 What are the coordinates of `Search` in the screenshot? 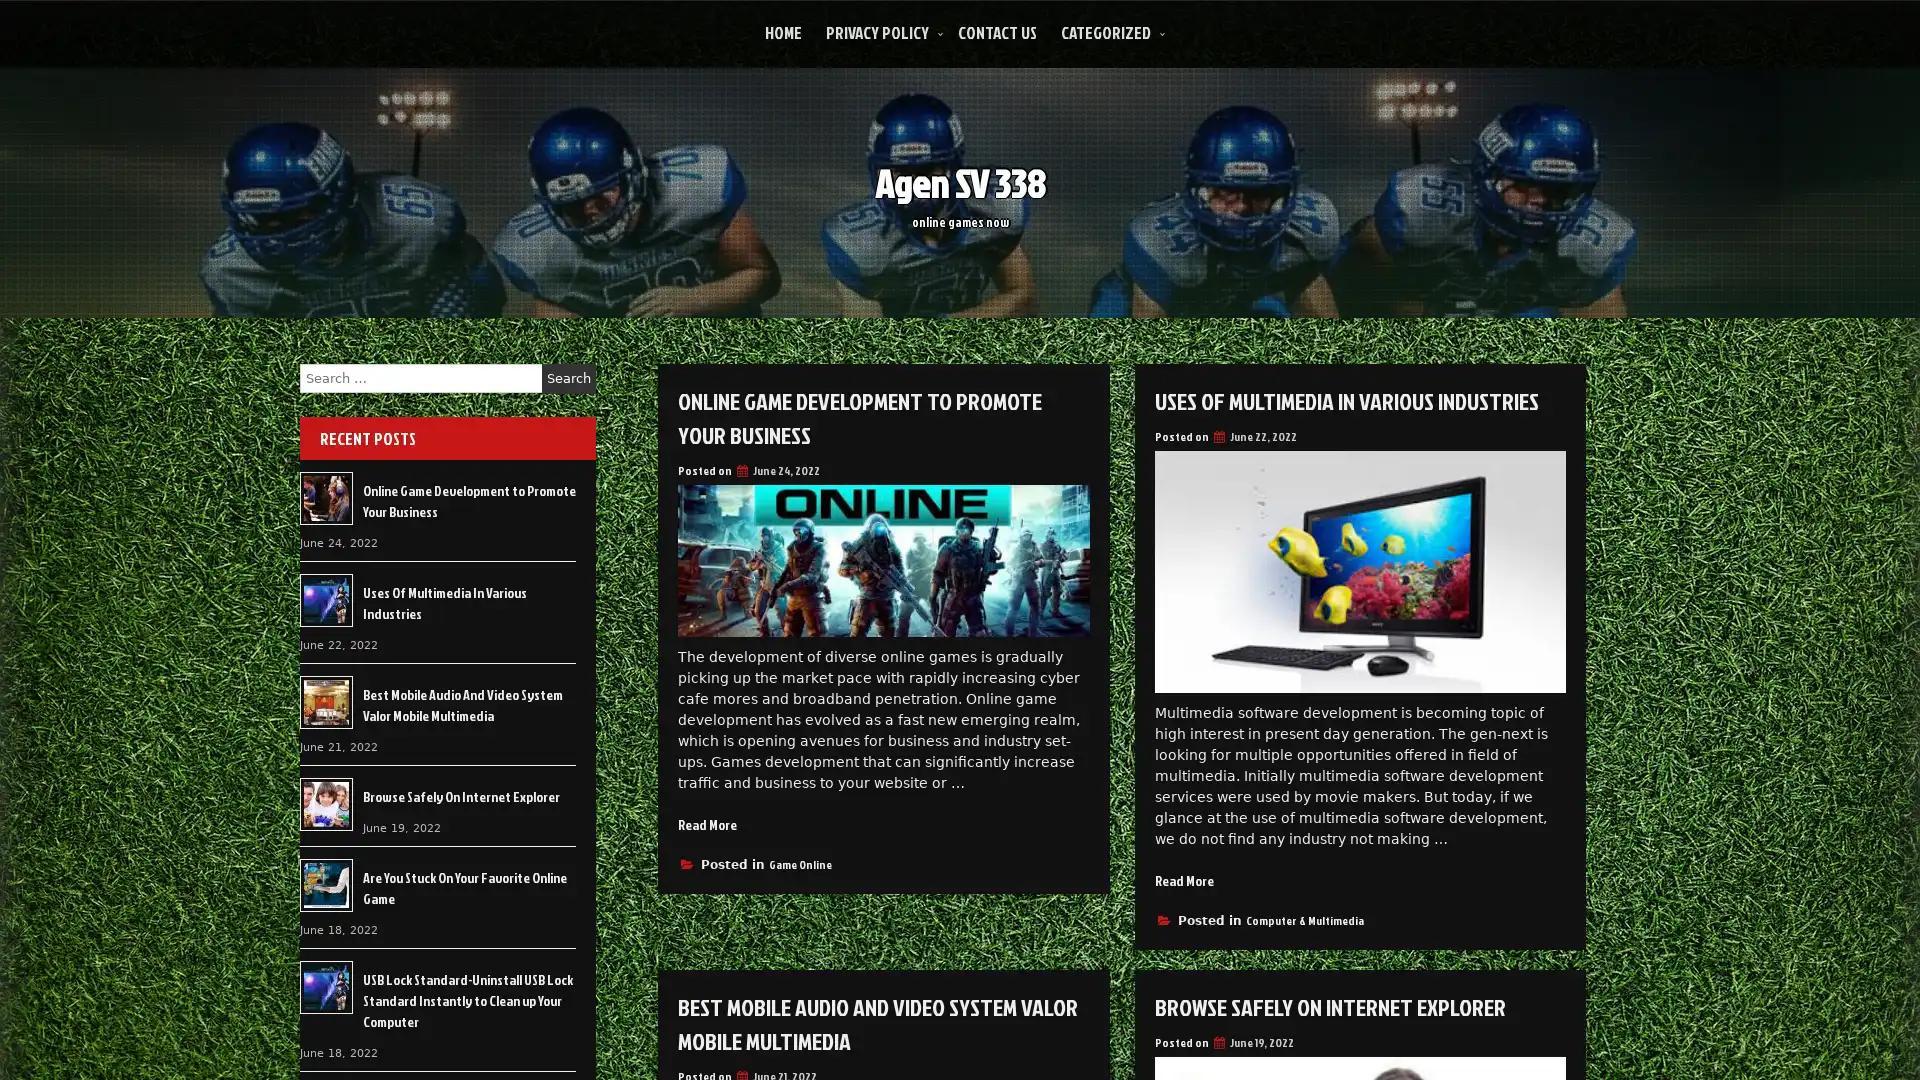 It's located at (568, 378).